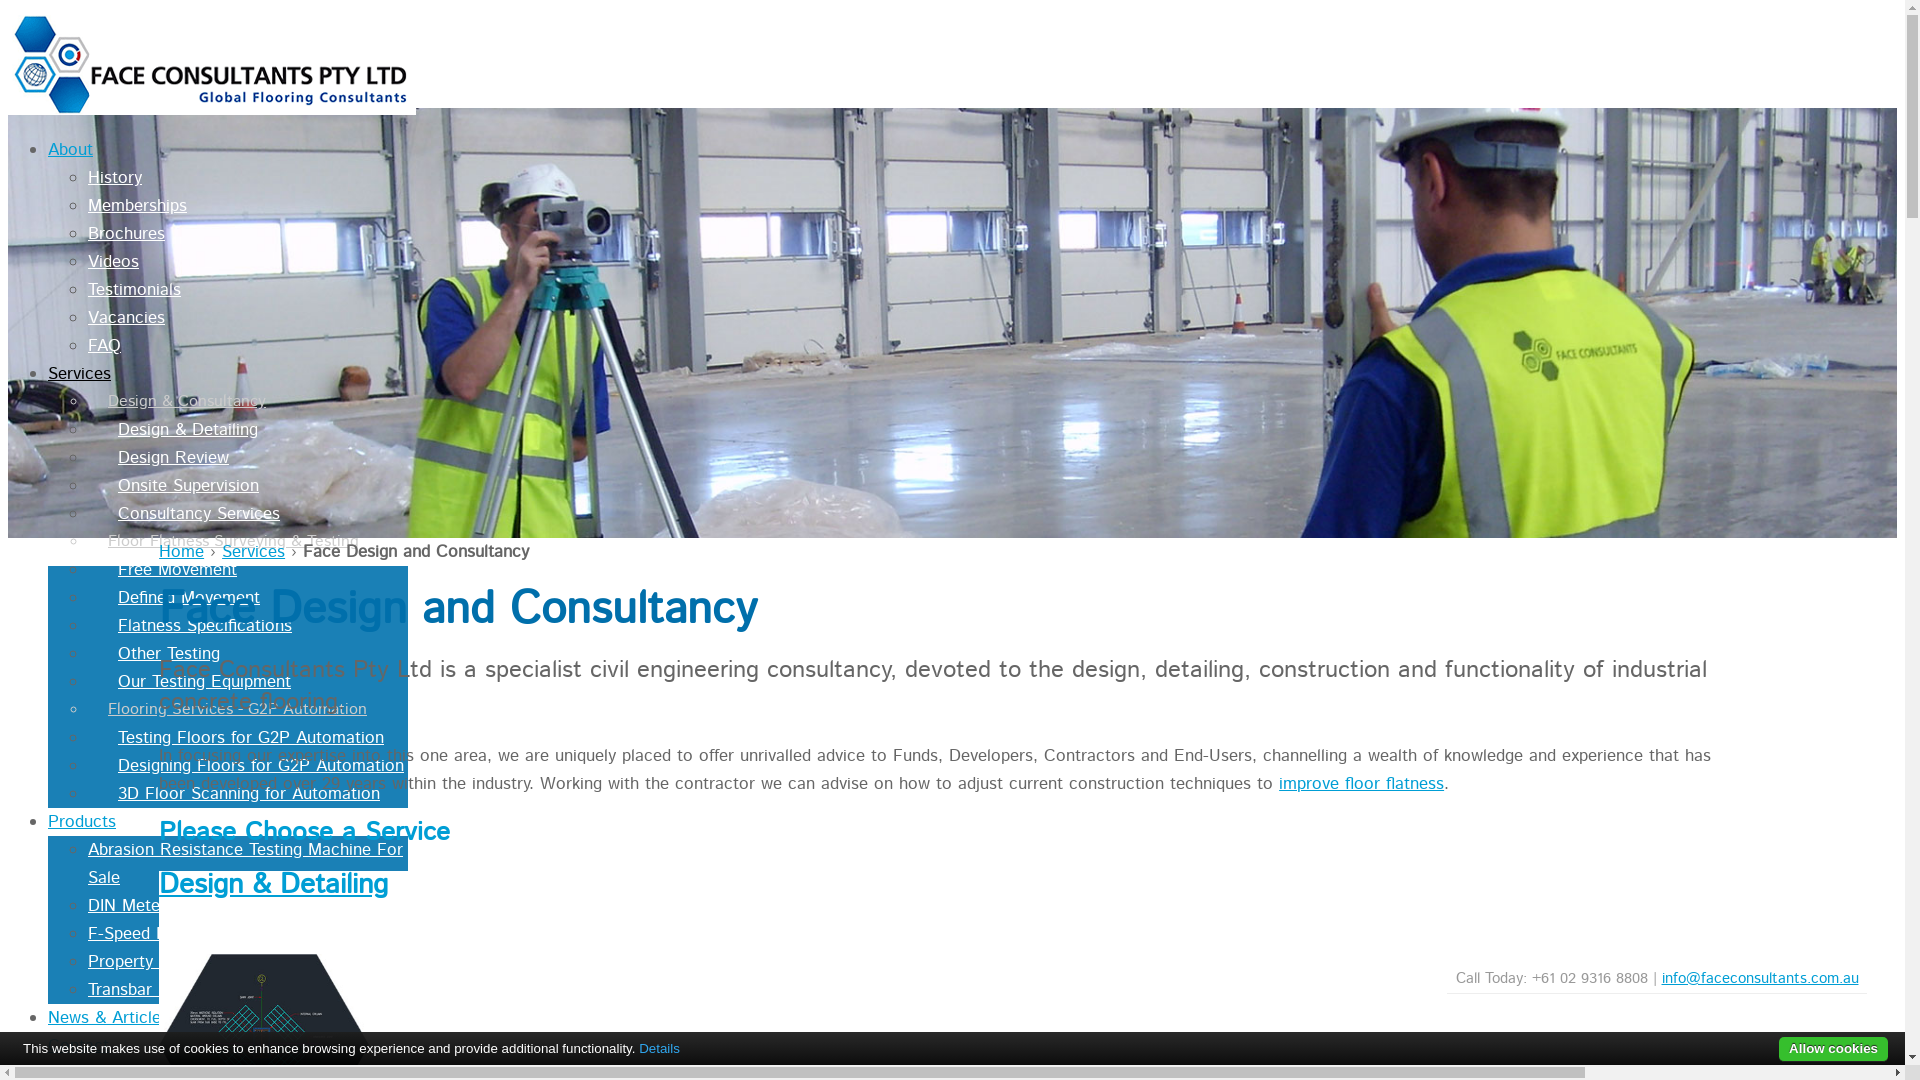 Image resolution: width=1920 pixels, height=1080 pixels. Describe the element at coordinates (152, 654) in the screenshot. I see `'Other Testing'` at that location.